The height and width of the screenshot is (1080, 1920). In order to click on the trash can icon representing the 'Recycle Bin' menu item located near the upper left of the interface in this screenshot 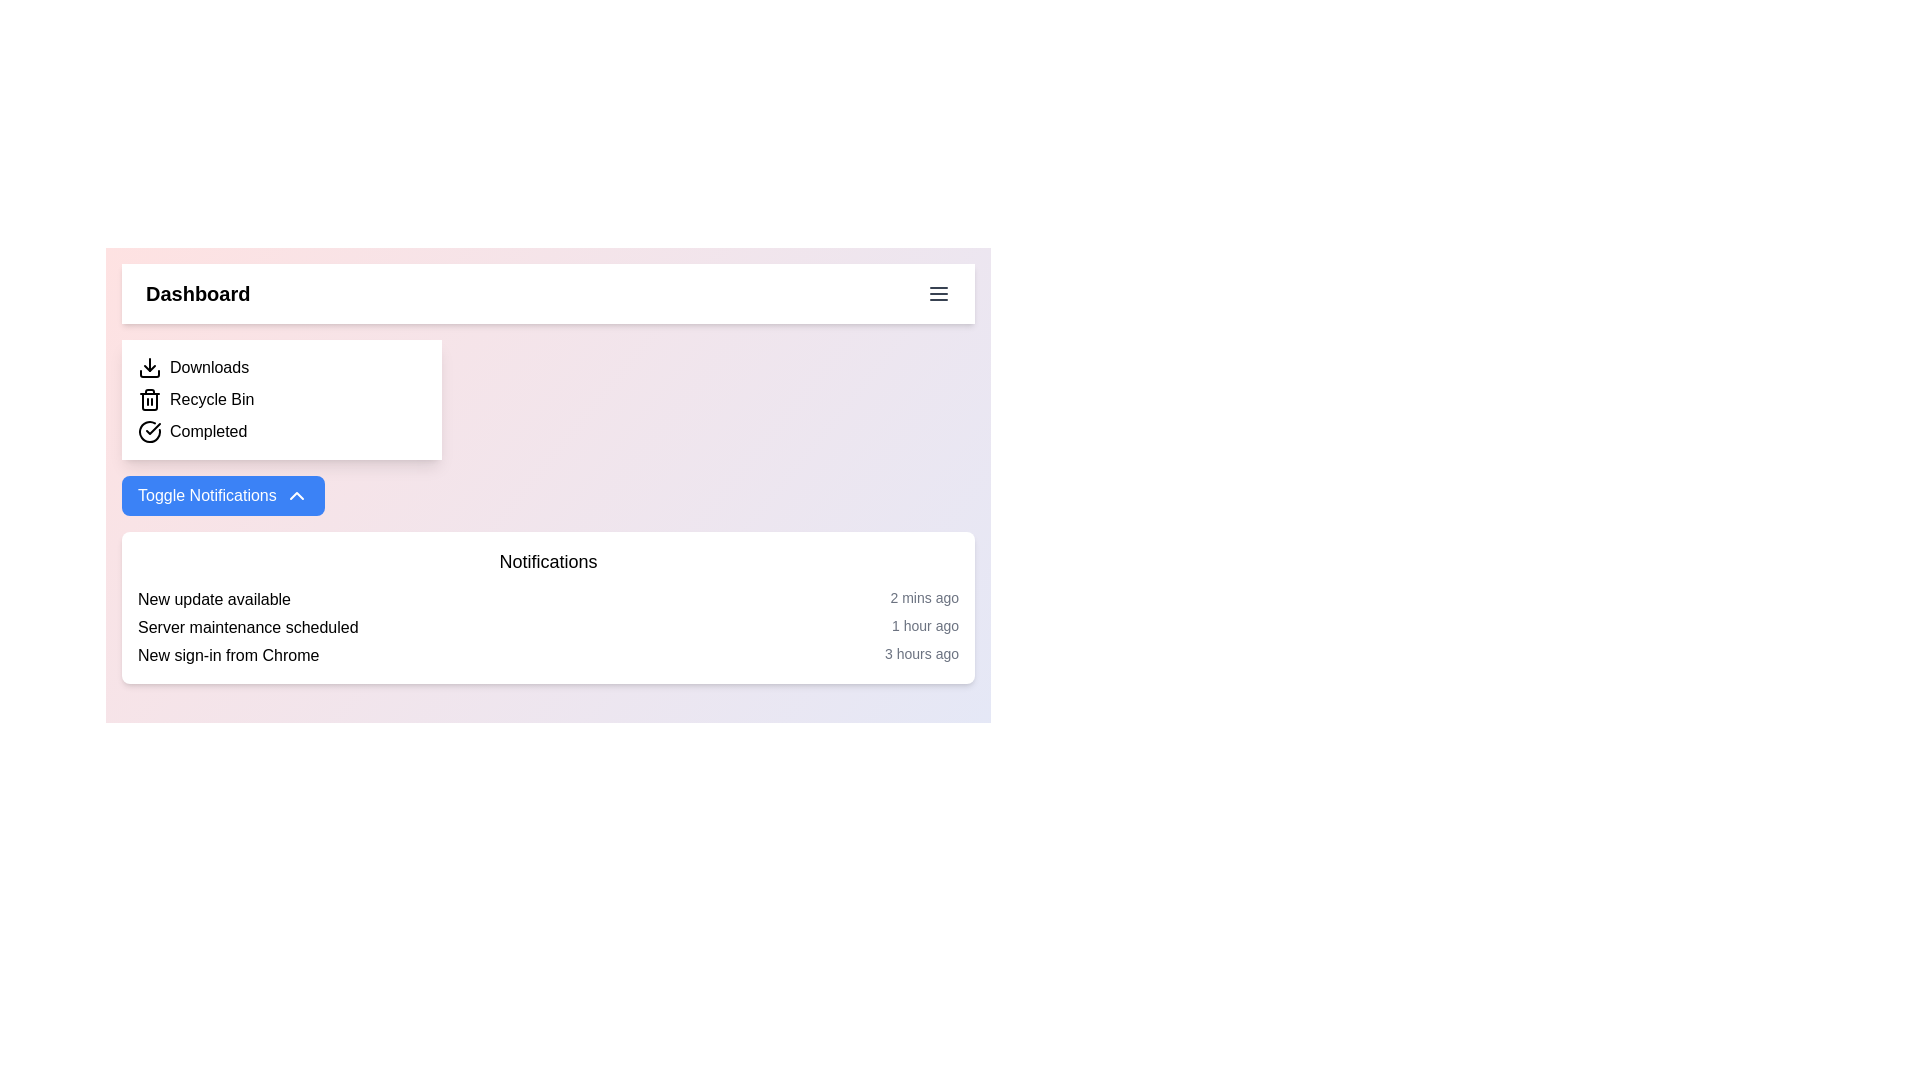, I will do `click(148, 400)`.